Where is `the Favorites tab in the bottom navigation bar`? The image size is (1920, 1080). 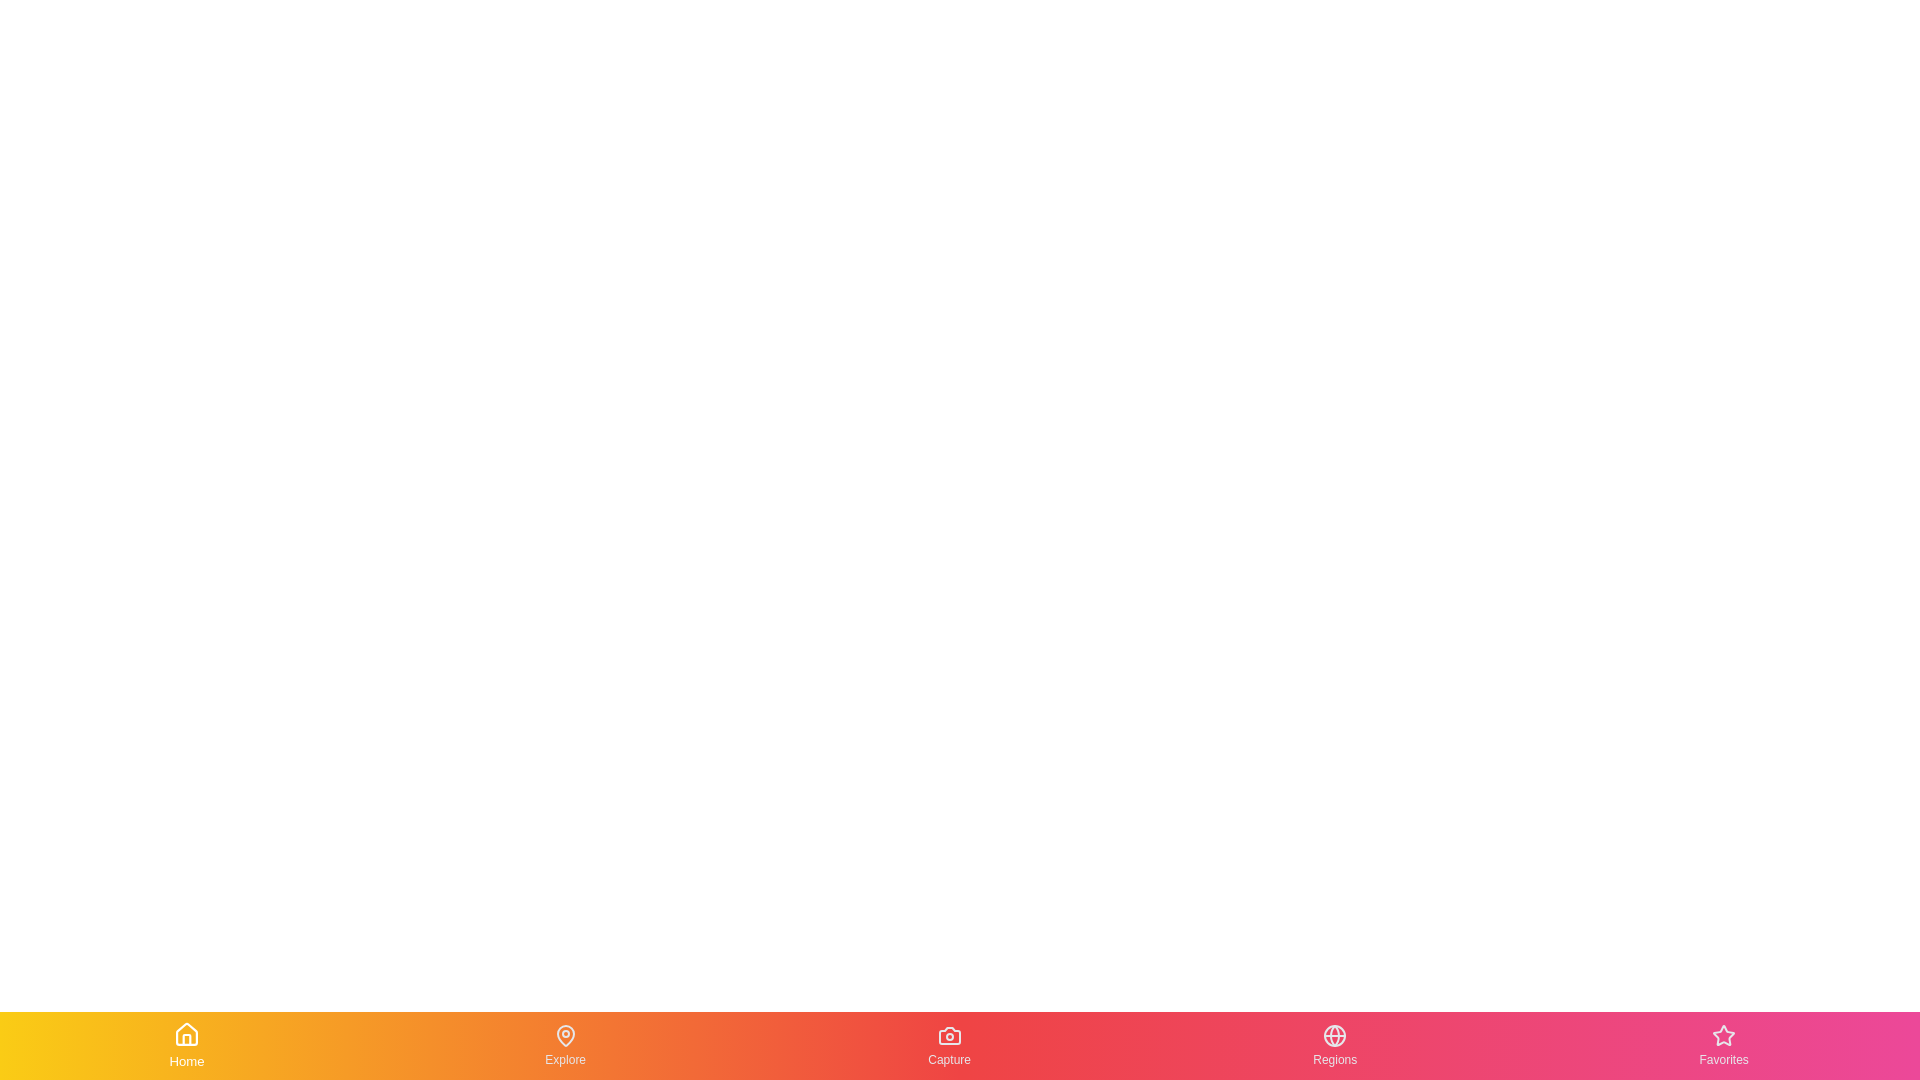
the Favorites tab in the bottom navigation bar is located at coordinates (1722, 1044).